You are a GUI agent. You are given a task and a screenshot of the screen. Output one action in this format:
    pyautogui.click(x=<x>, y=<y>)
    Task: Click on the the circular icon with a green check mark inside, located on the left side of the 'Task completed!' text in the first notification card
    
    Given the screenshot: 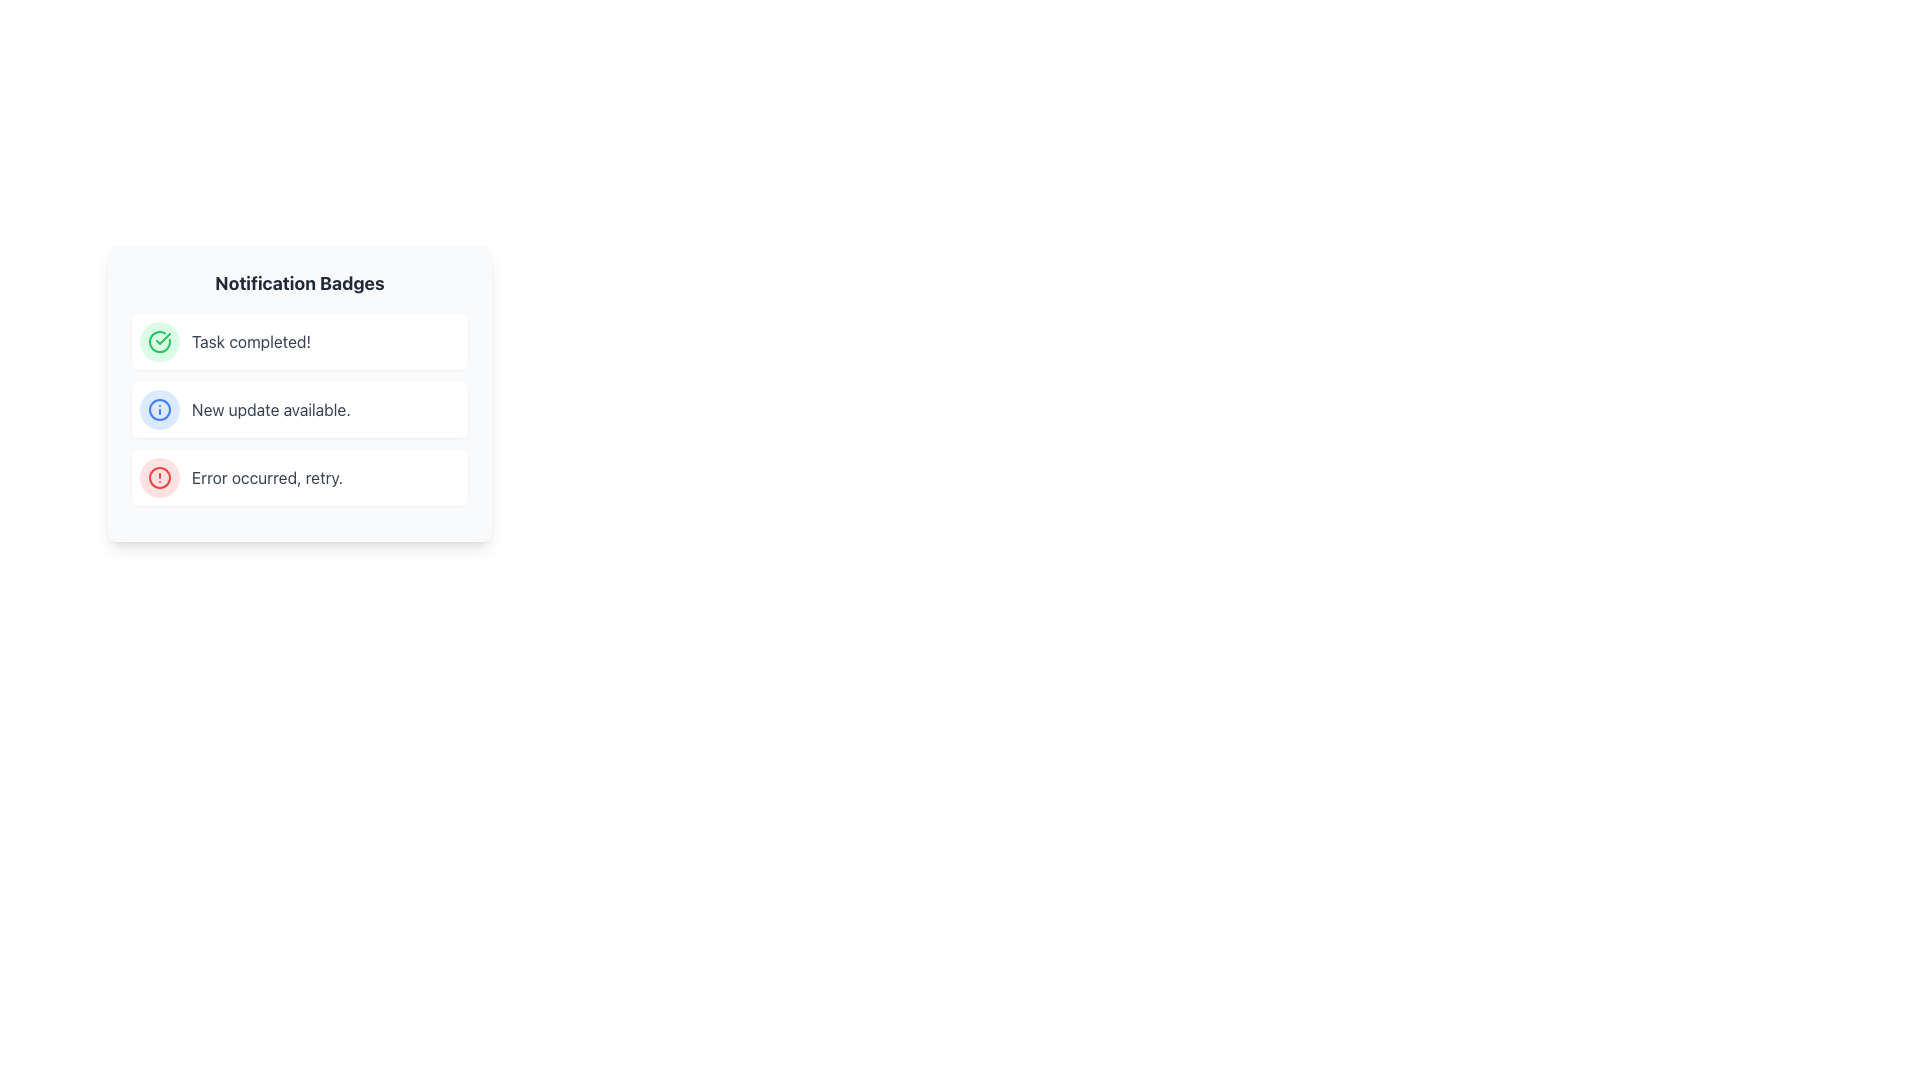 What is the action you would take?
    pyautogui.click(x=158, y=341)
    